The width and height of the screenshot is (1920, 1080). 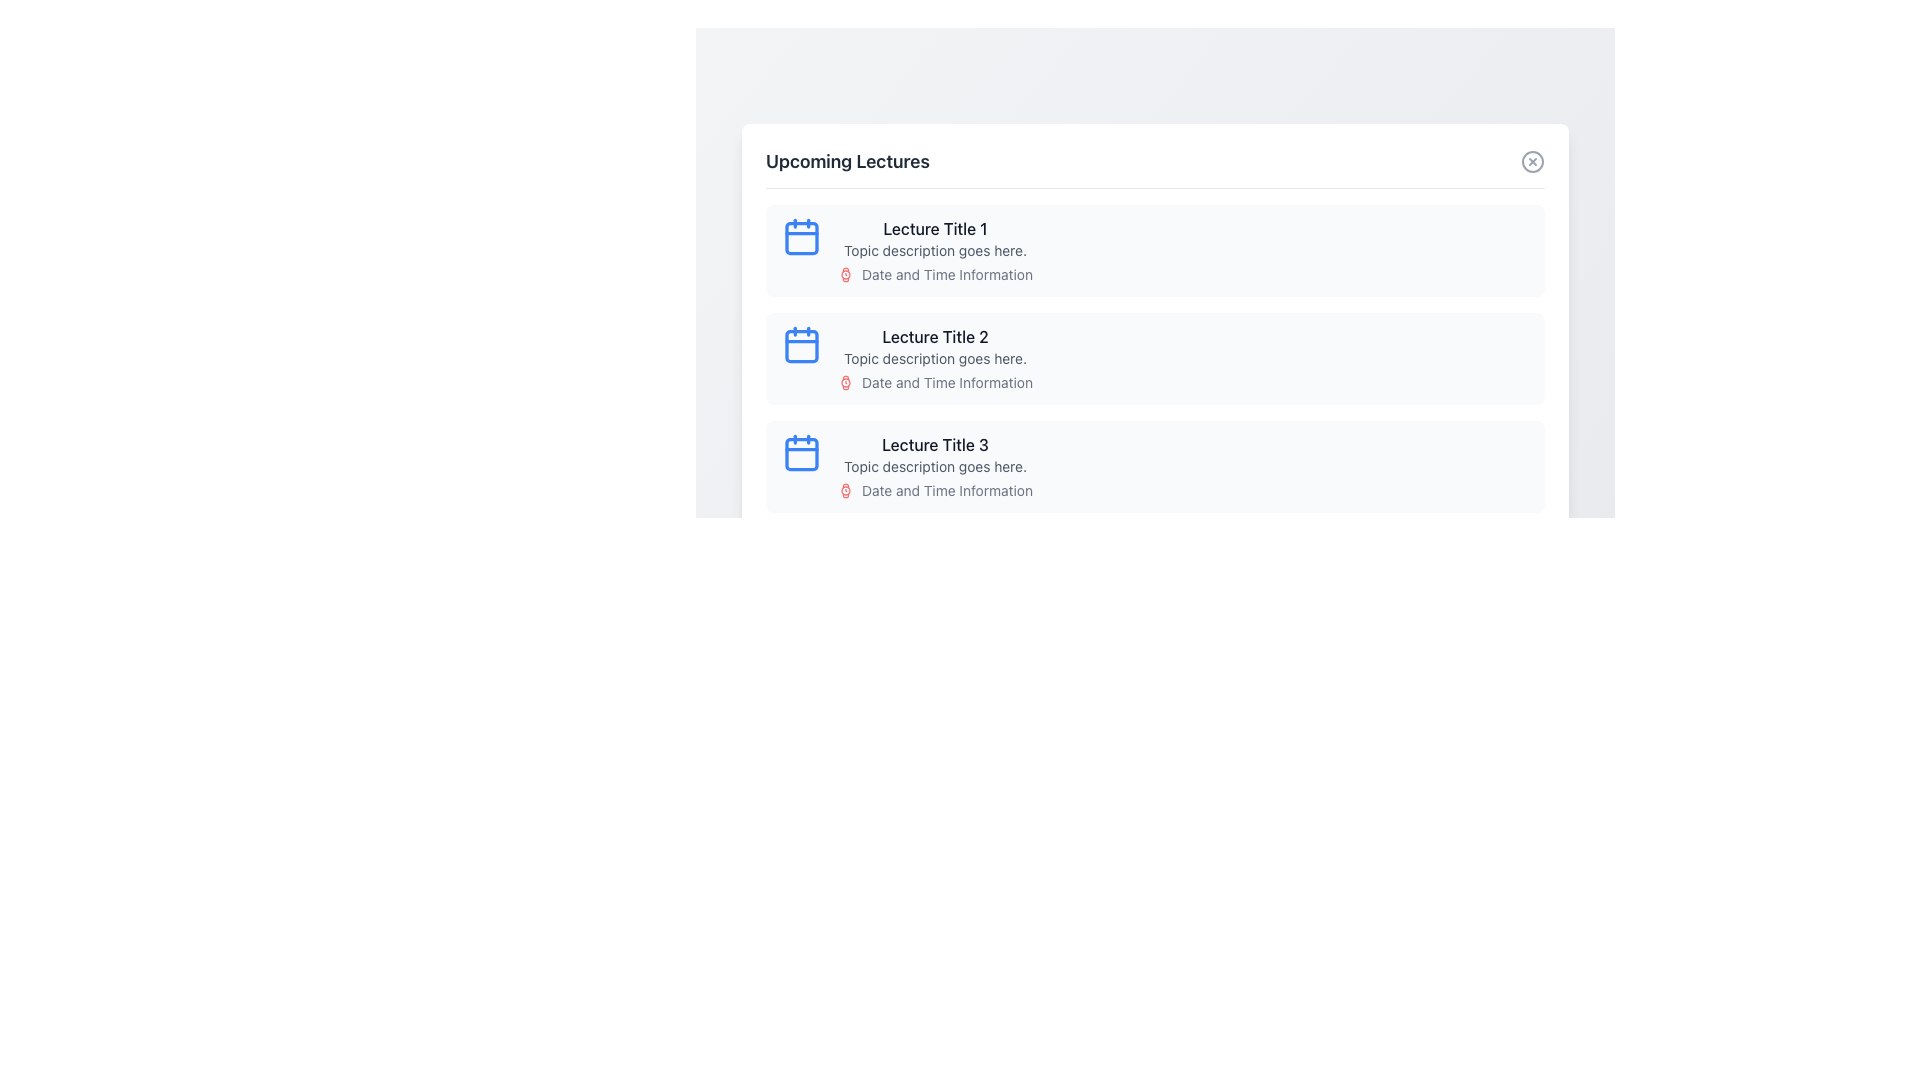 What do you see at coordinates (946, 490) in the screenshot?
I see `the text label displaying 'Date and Time Information', which is styled with a small gray font and positioned below the third lecture title in the interface` at bounding box center [946, 490].